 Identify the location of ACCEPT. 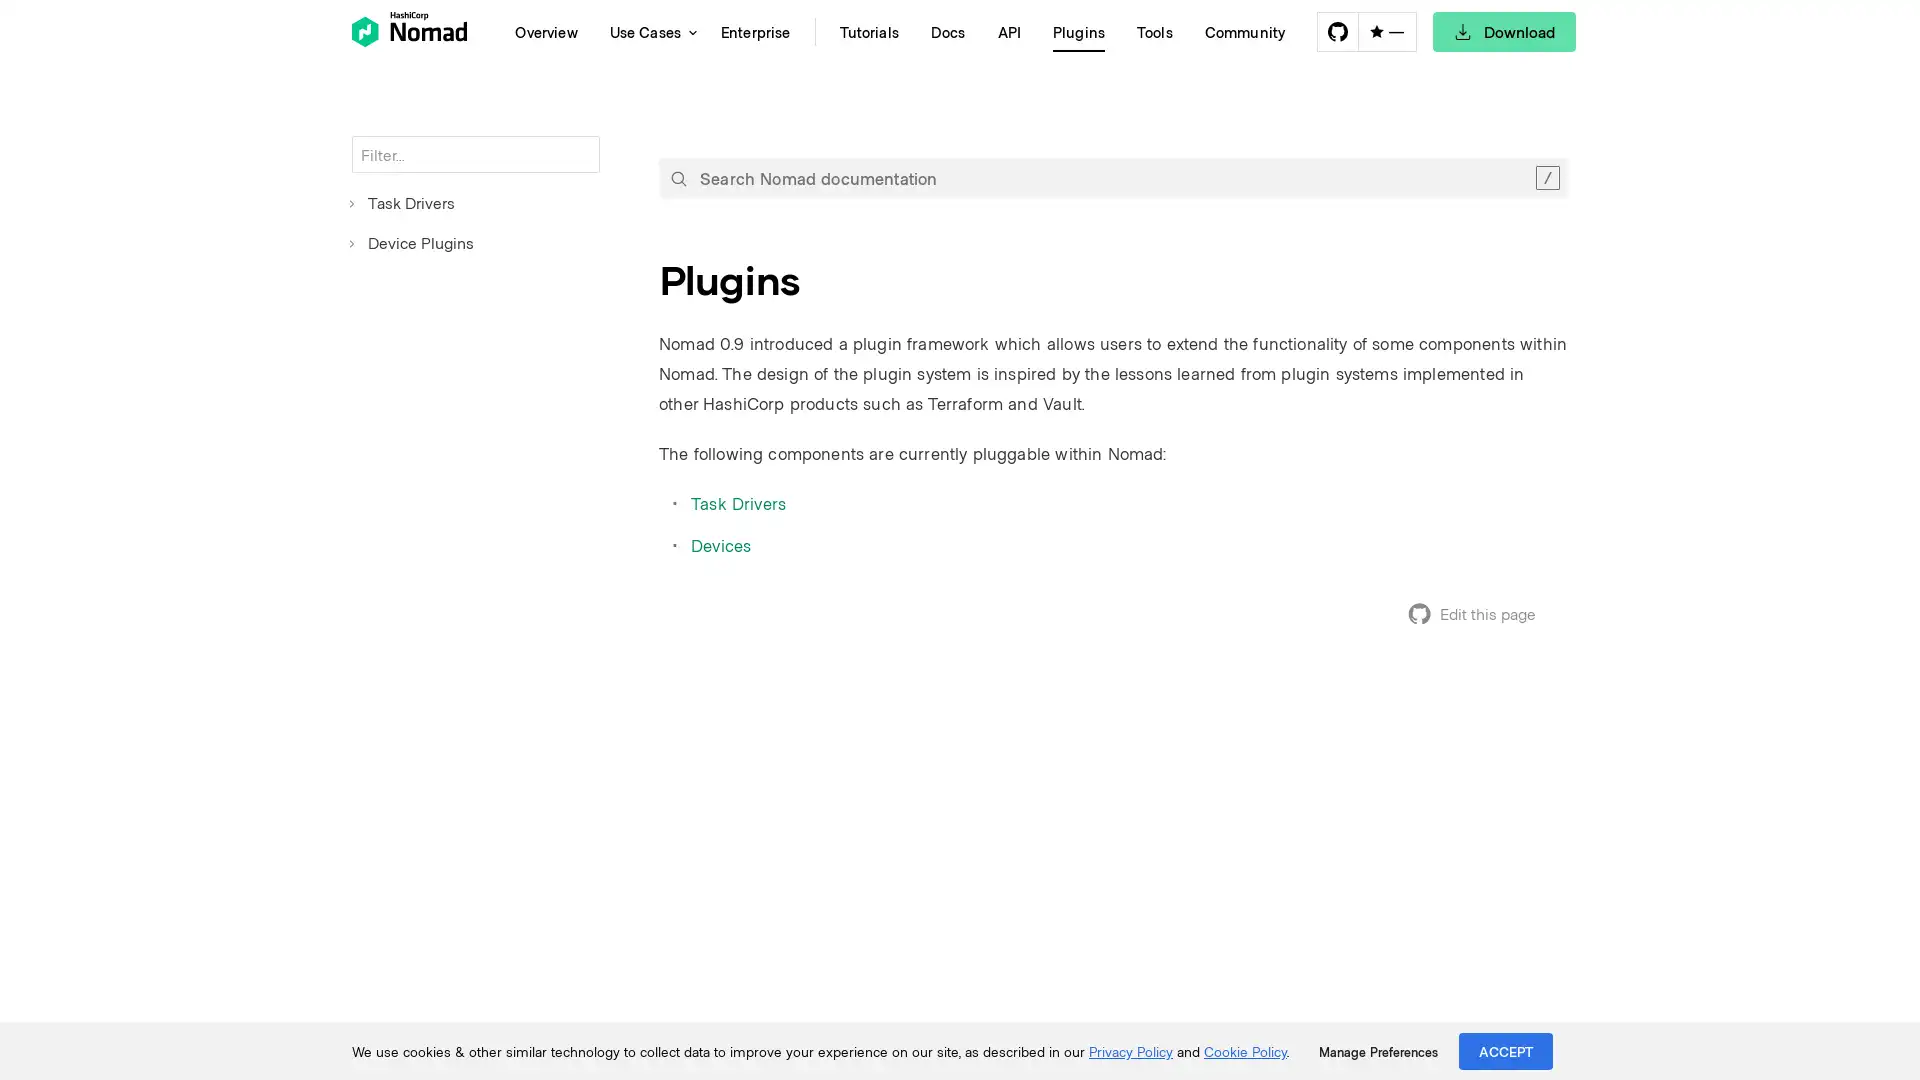
(1506, 1050).